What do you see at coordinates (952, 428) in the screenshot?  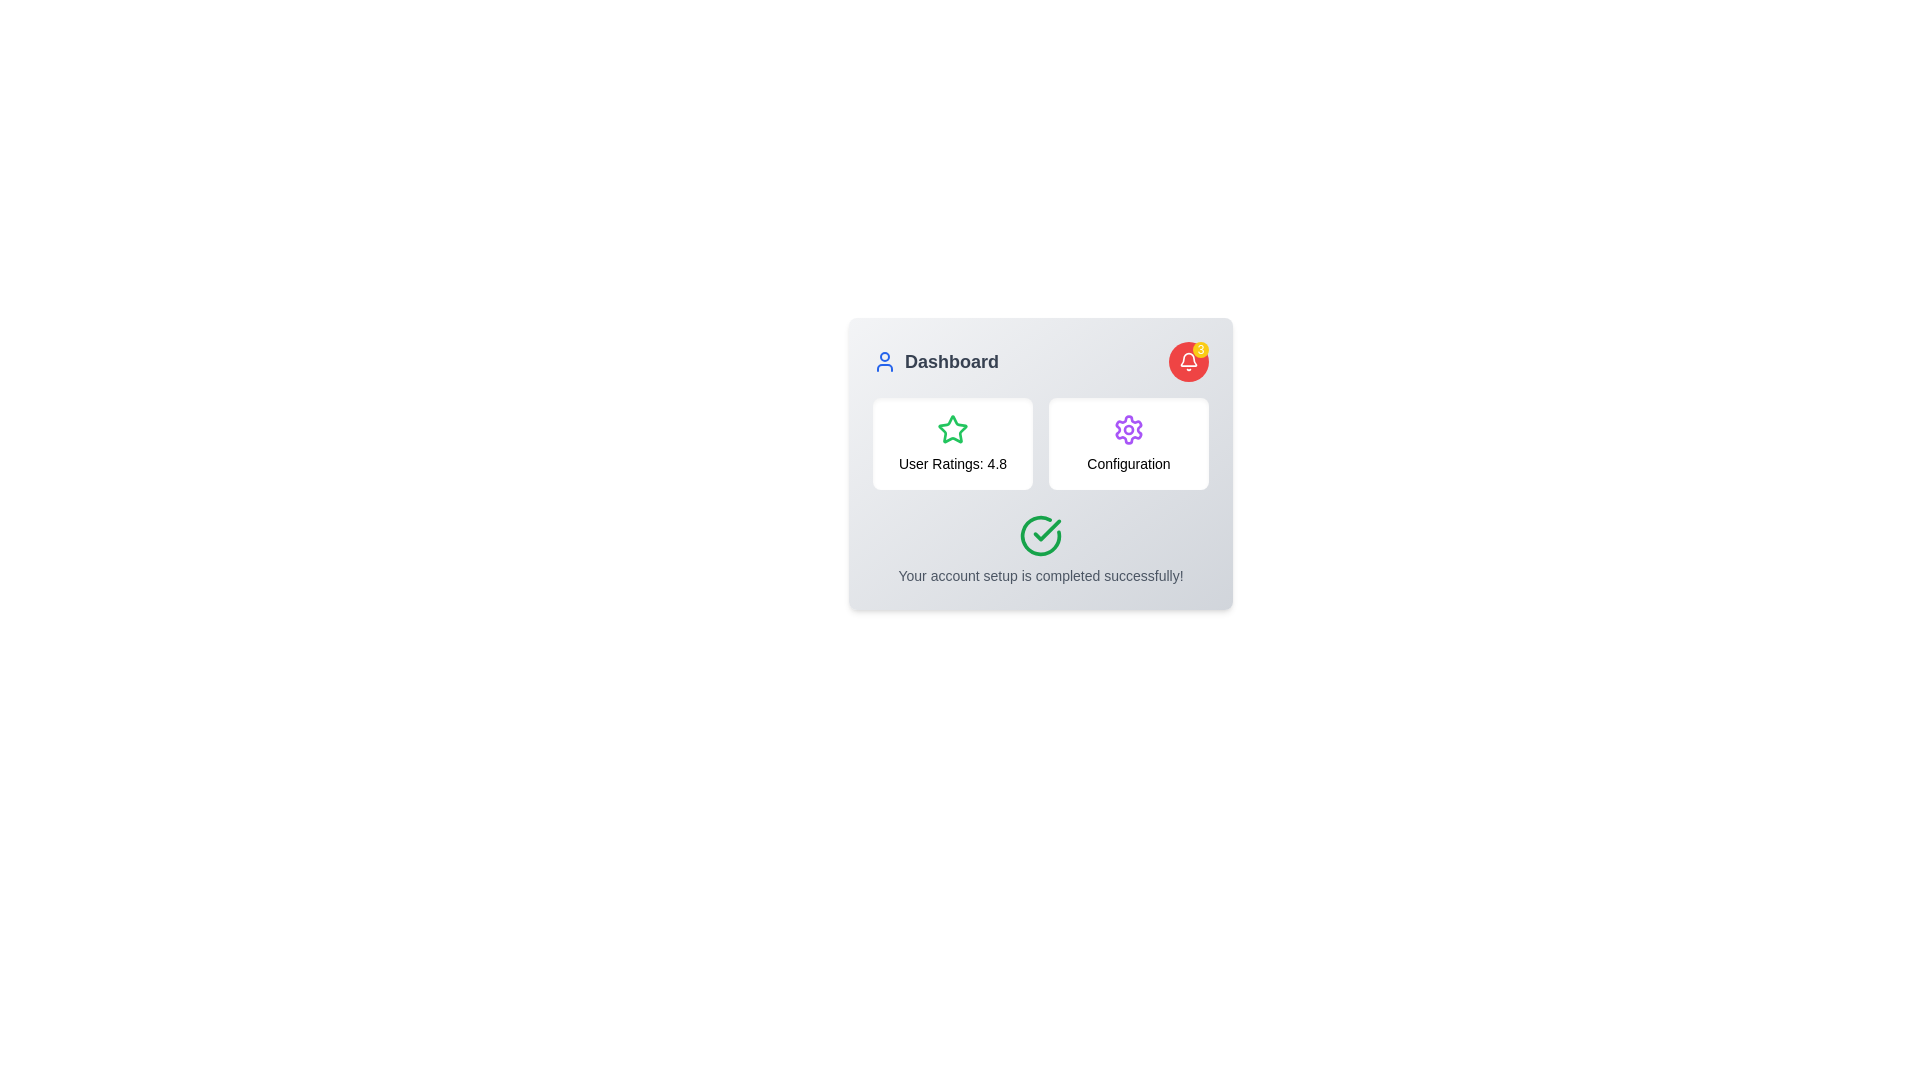 I see `the small, green, five-pointed star icon with a hollow center located within the 'User Ratings: 4.8' card in the dashboard interface` at bounding box center [952, 428].